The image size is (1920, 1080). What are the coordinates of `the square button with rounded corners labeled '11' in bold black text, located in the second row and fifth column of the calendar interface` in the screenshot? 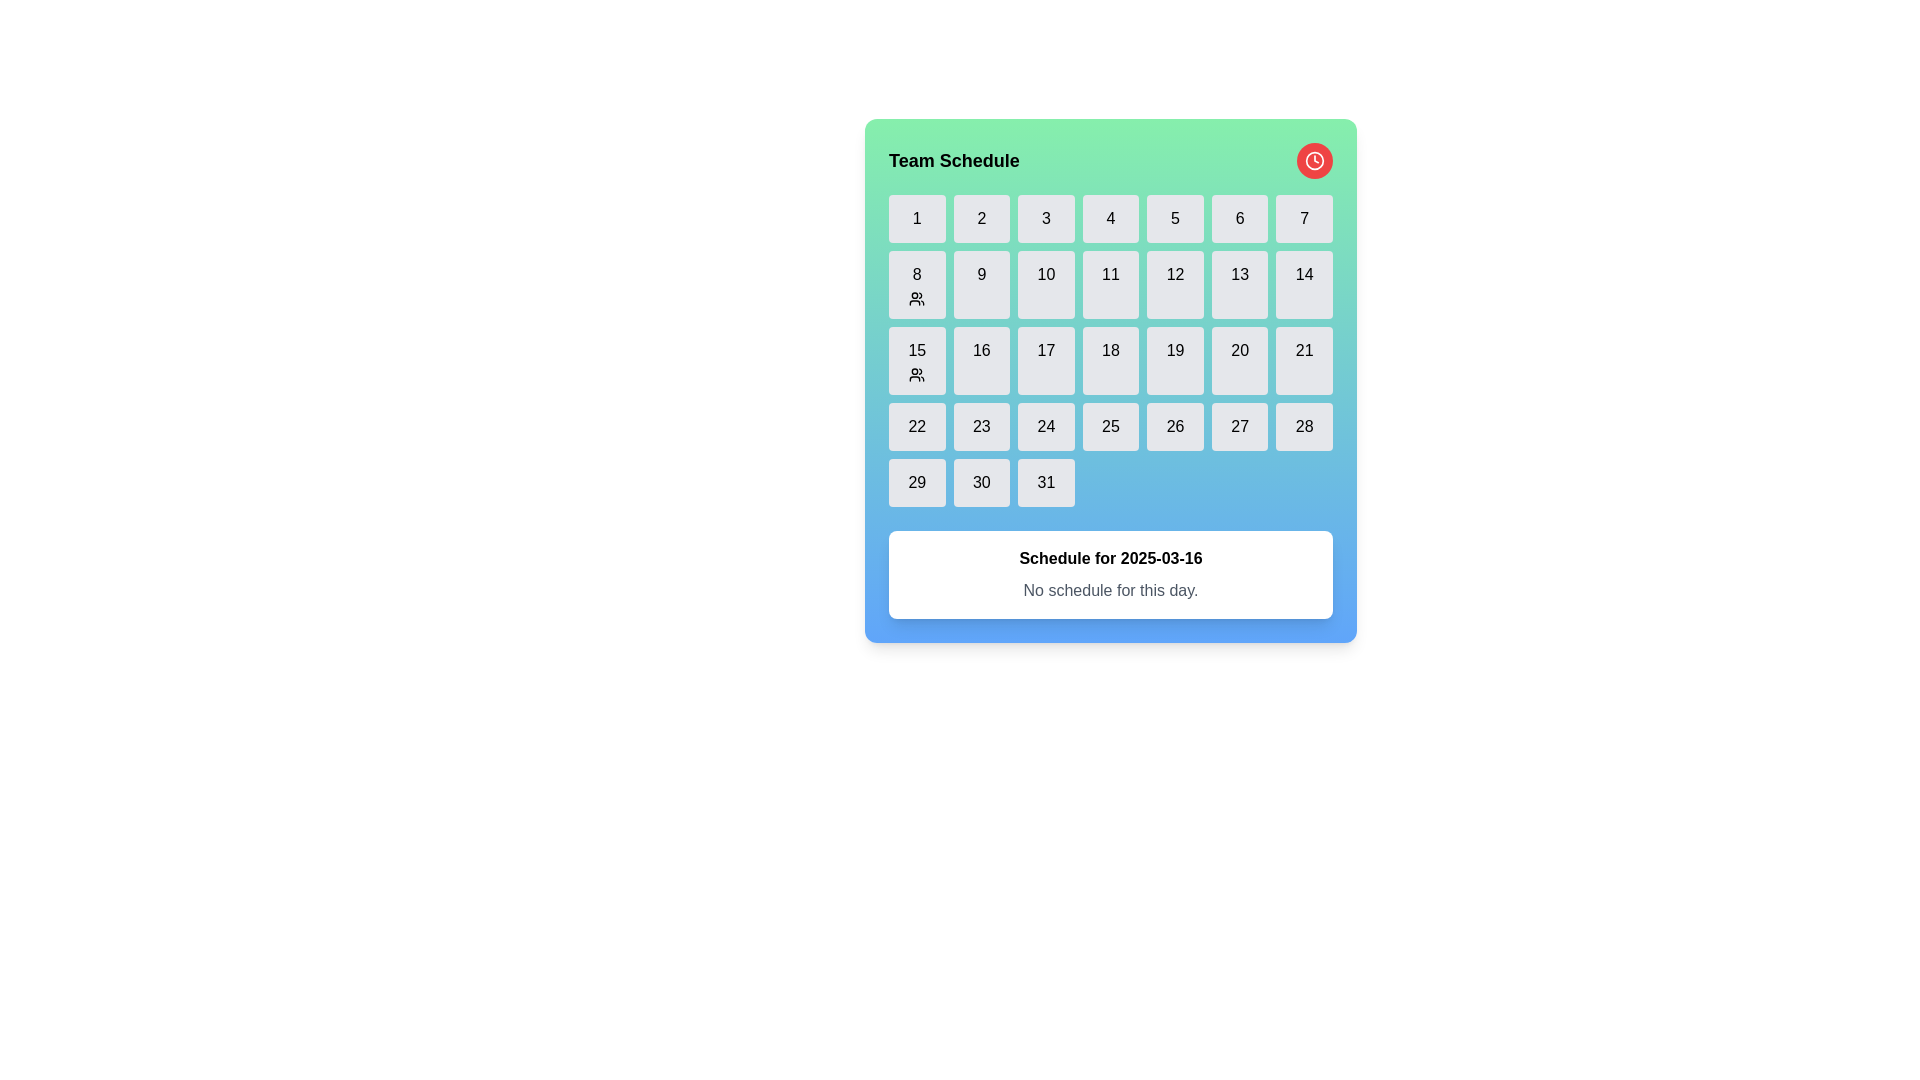 It's located at (1109, 285).